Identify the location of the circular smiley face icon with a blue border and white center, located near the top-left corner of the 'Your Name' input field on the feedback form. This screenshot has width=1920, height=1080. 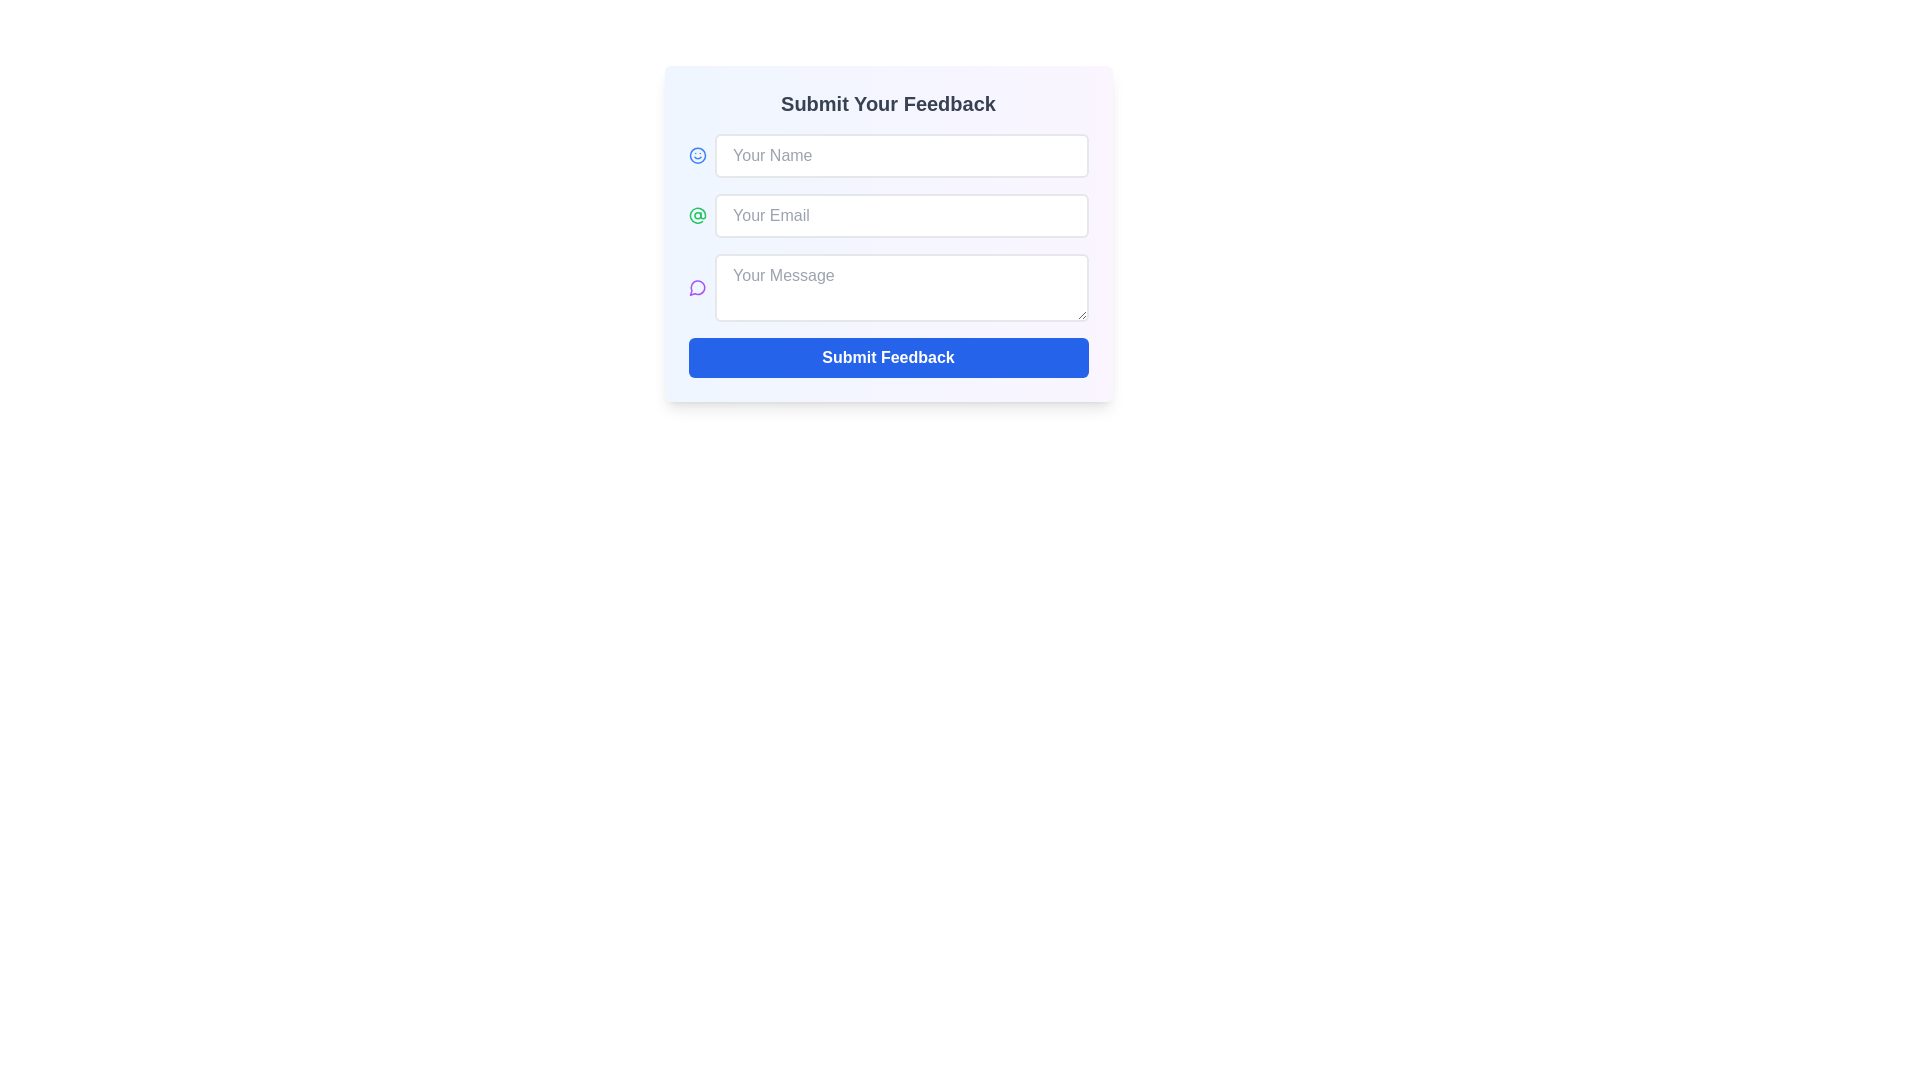
(697, 154).